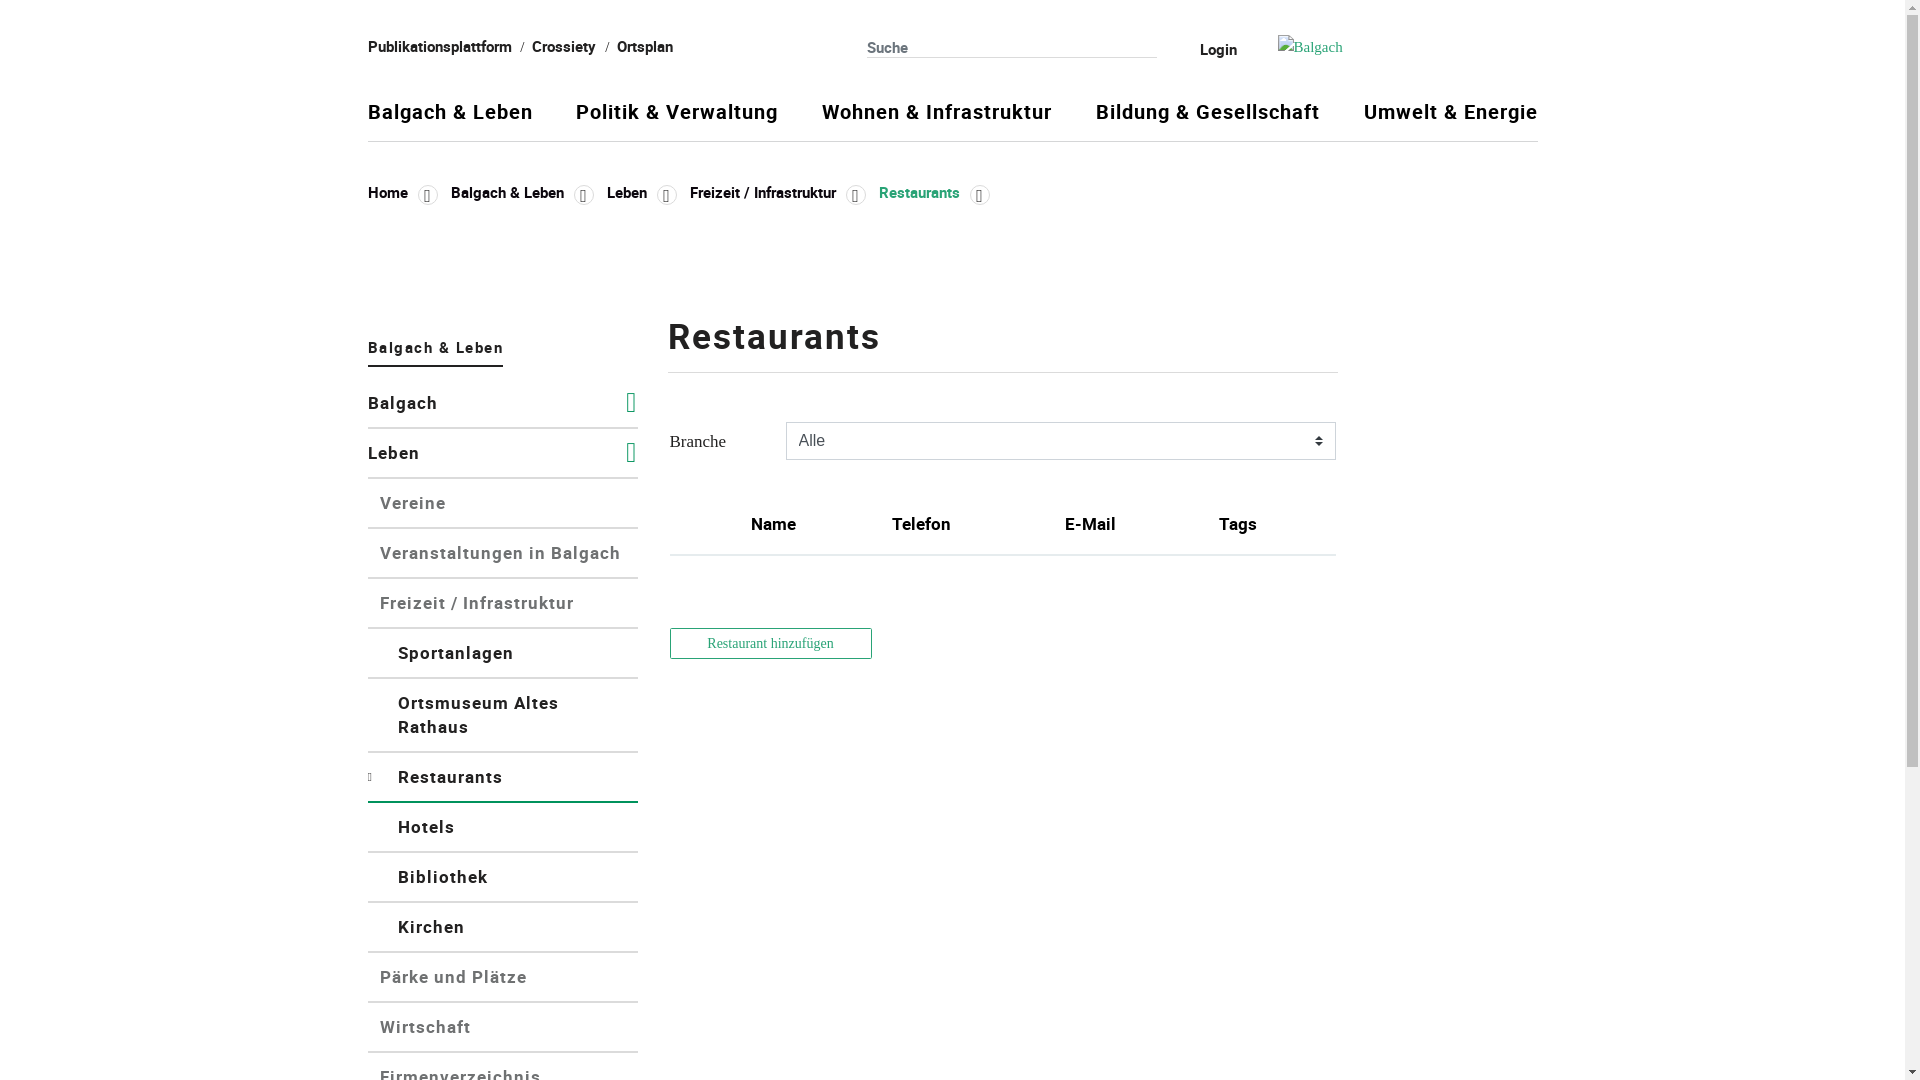 This screenshot has height=1080, width=1920. I want to click on 'Freizeit / Infrastruktur', so click(776, 192).